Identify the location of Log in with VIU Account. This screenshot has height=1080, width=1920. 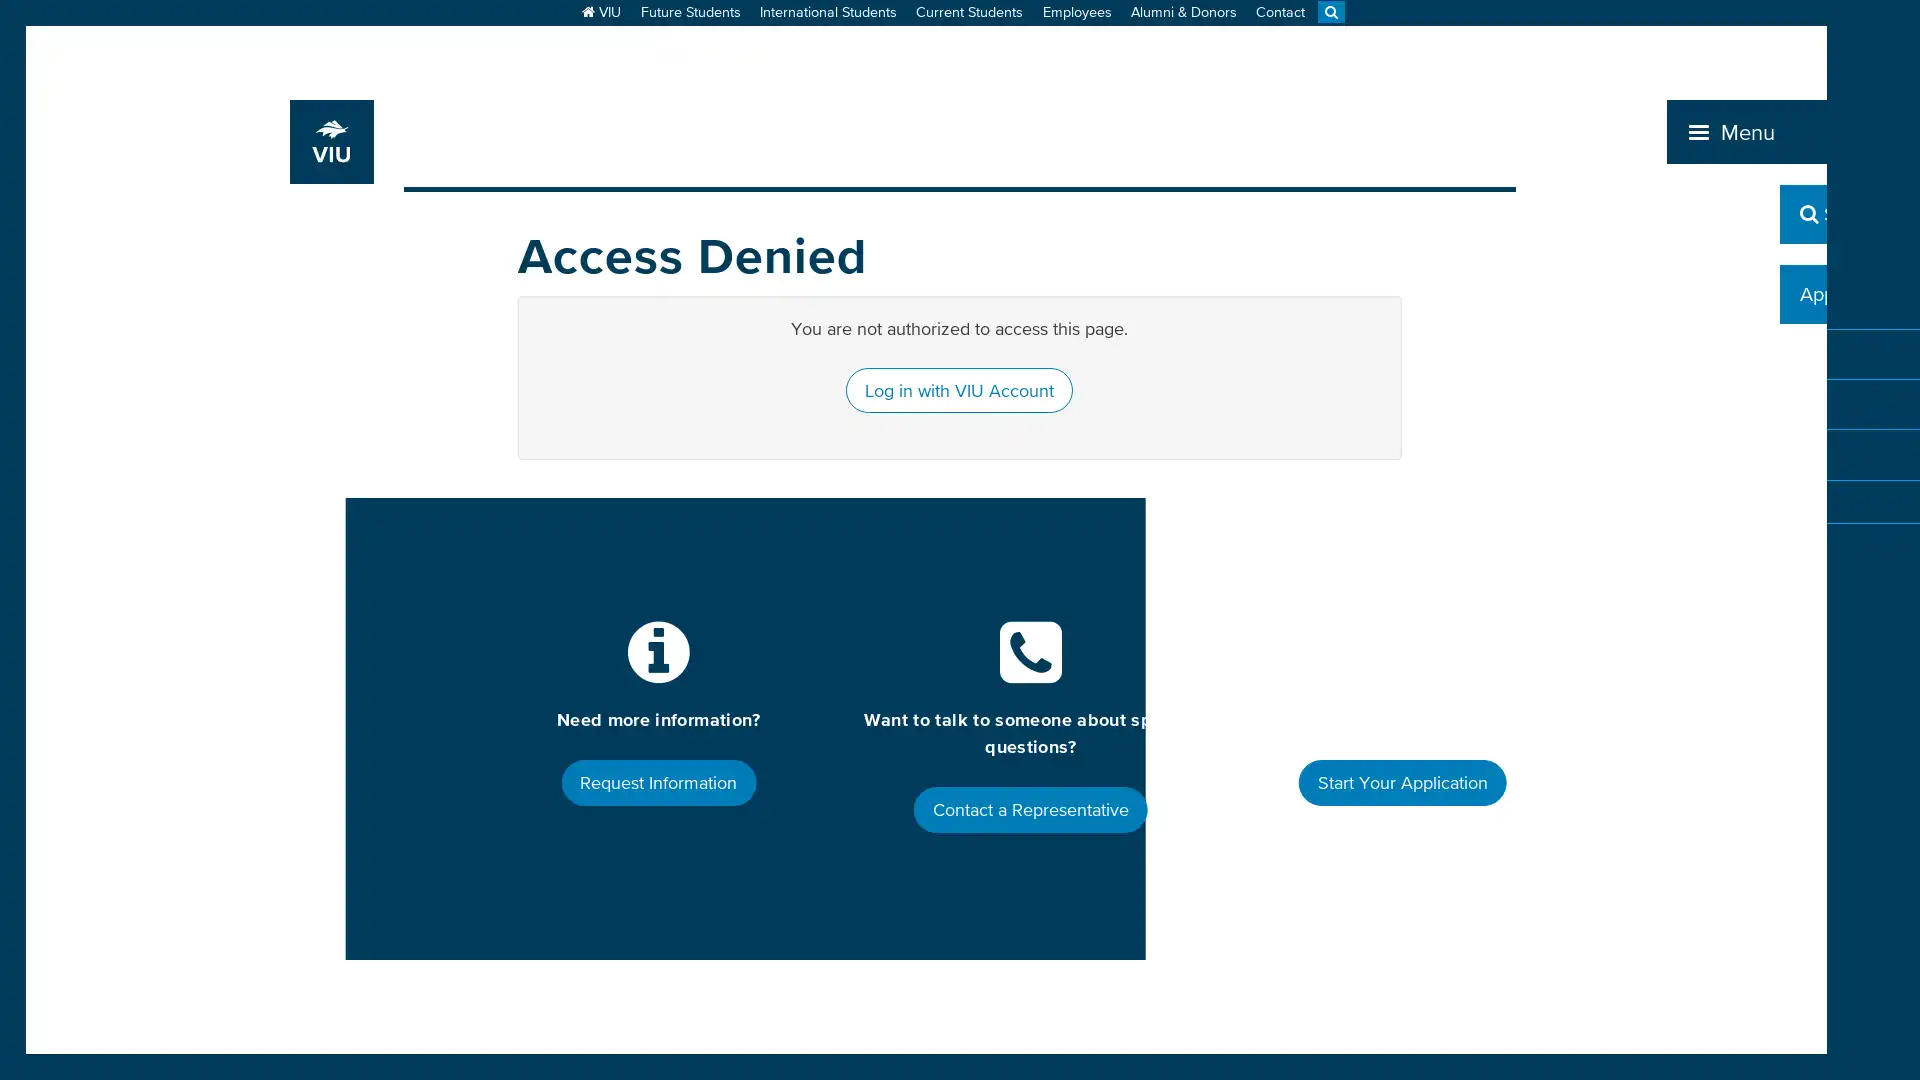
(958, 390).